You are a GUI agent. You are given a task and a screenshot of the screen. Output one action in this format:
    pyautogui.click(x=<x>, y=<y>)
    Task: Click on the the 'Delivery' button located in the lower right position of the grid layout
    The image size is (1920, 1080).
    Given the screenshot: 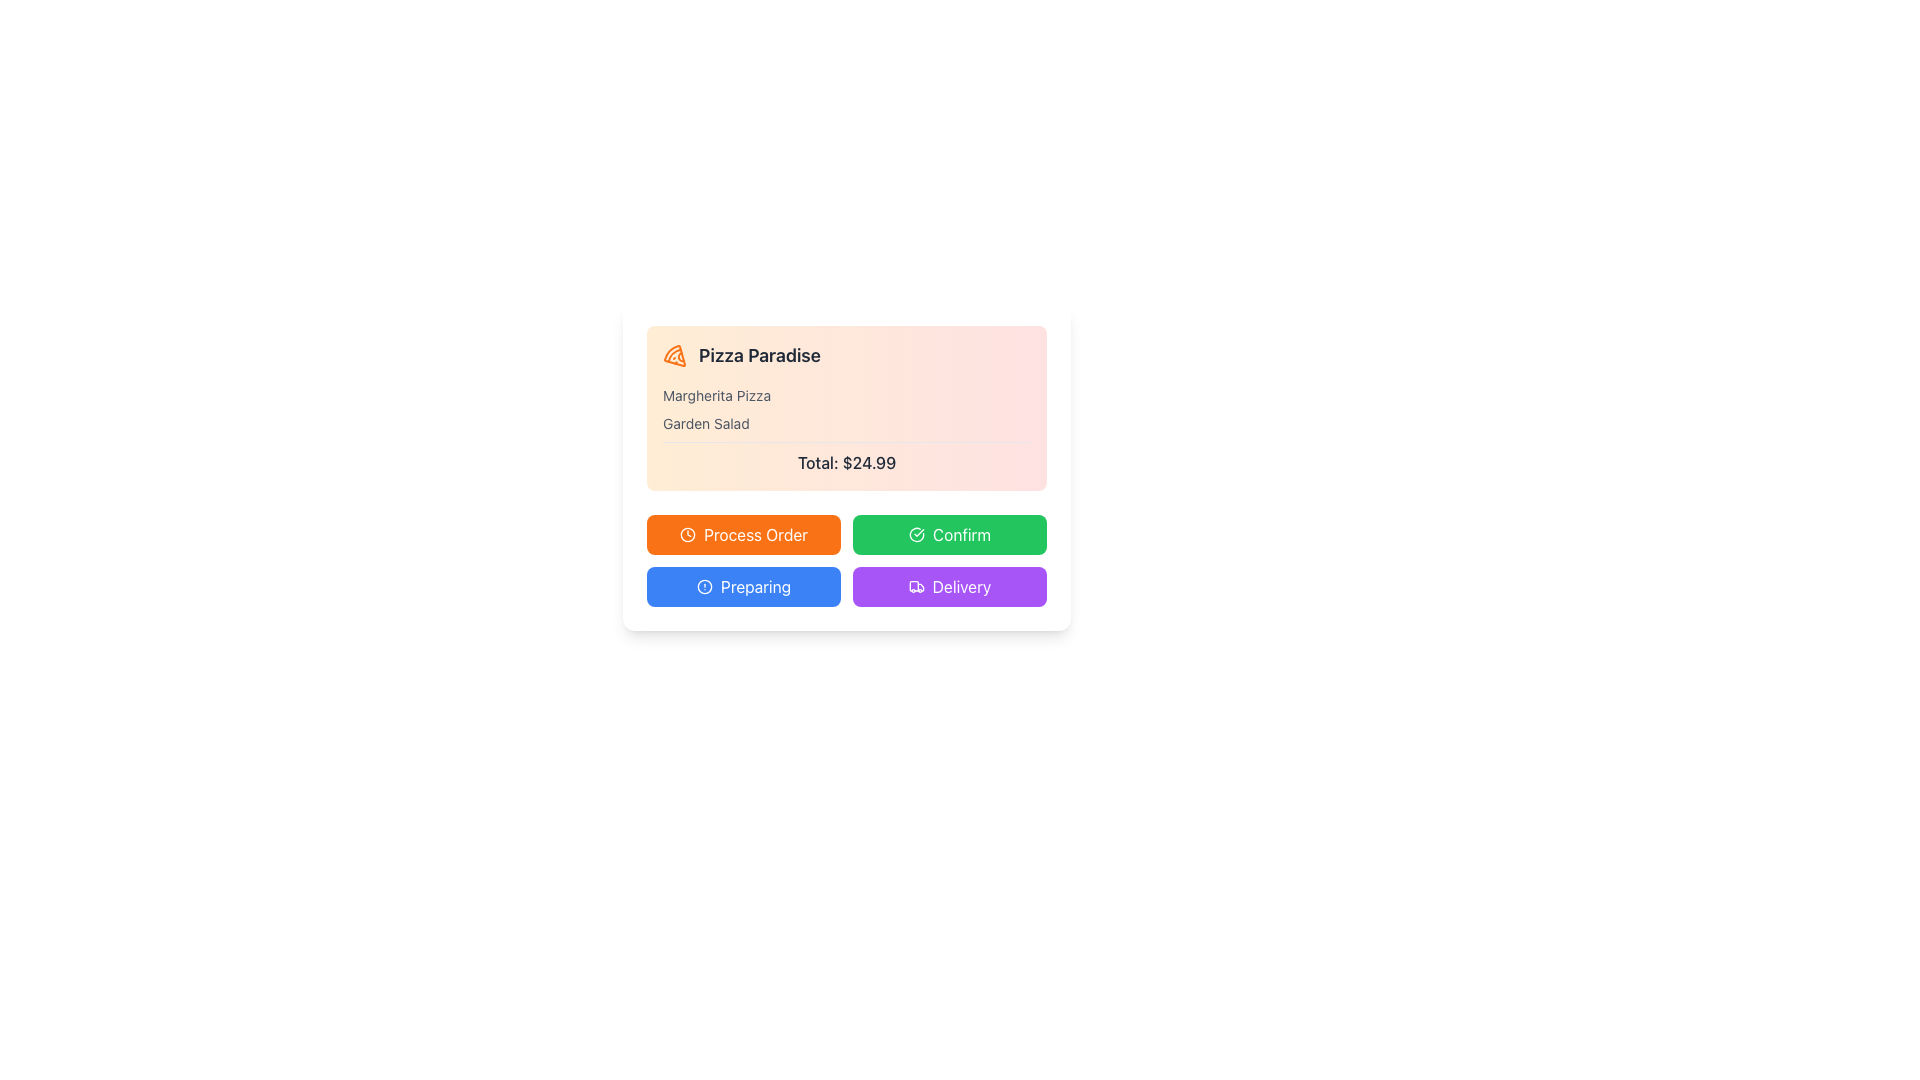 What is the action you would take?
    pyautogui.click(x=949, y=585)
    